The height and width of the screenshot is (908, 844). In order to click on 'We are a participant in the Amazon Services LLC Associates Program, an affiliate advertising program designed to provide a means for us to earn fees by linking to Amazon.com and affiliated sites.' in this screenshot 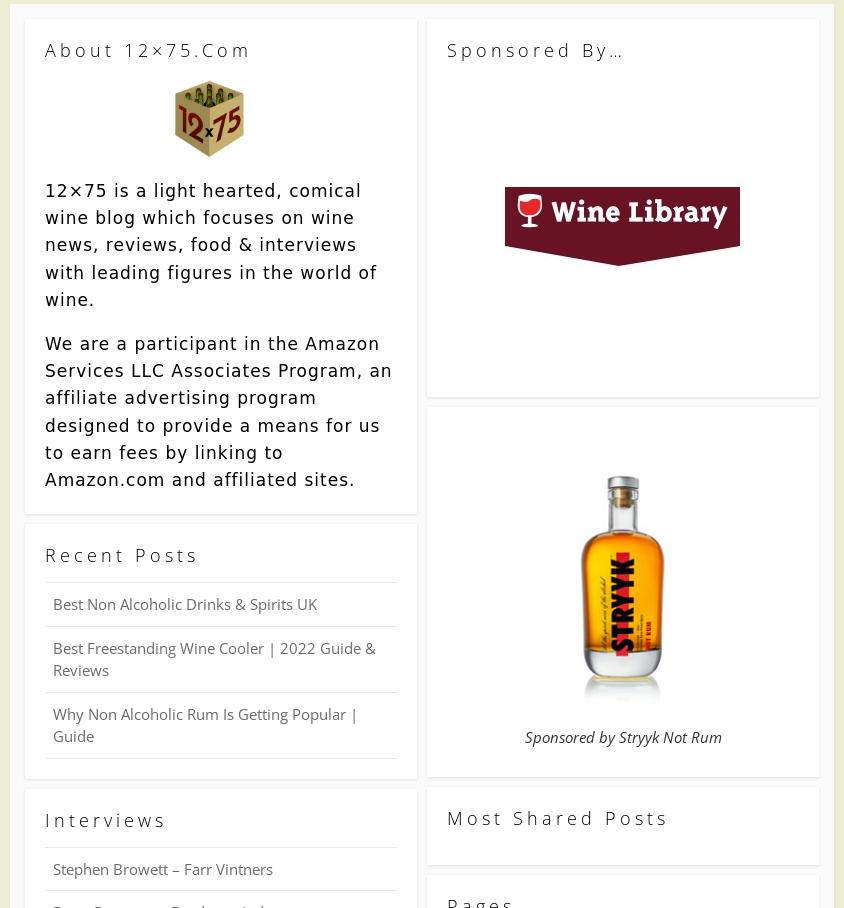, I will do `click(43, 410)`.